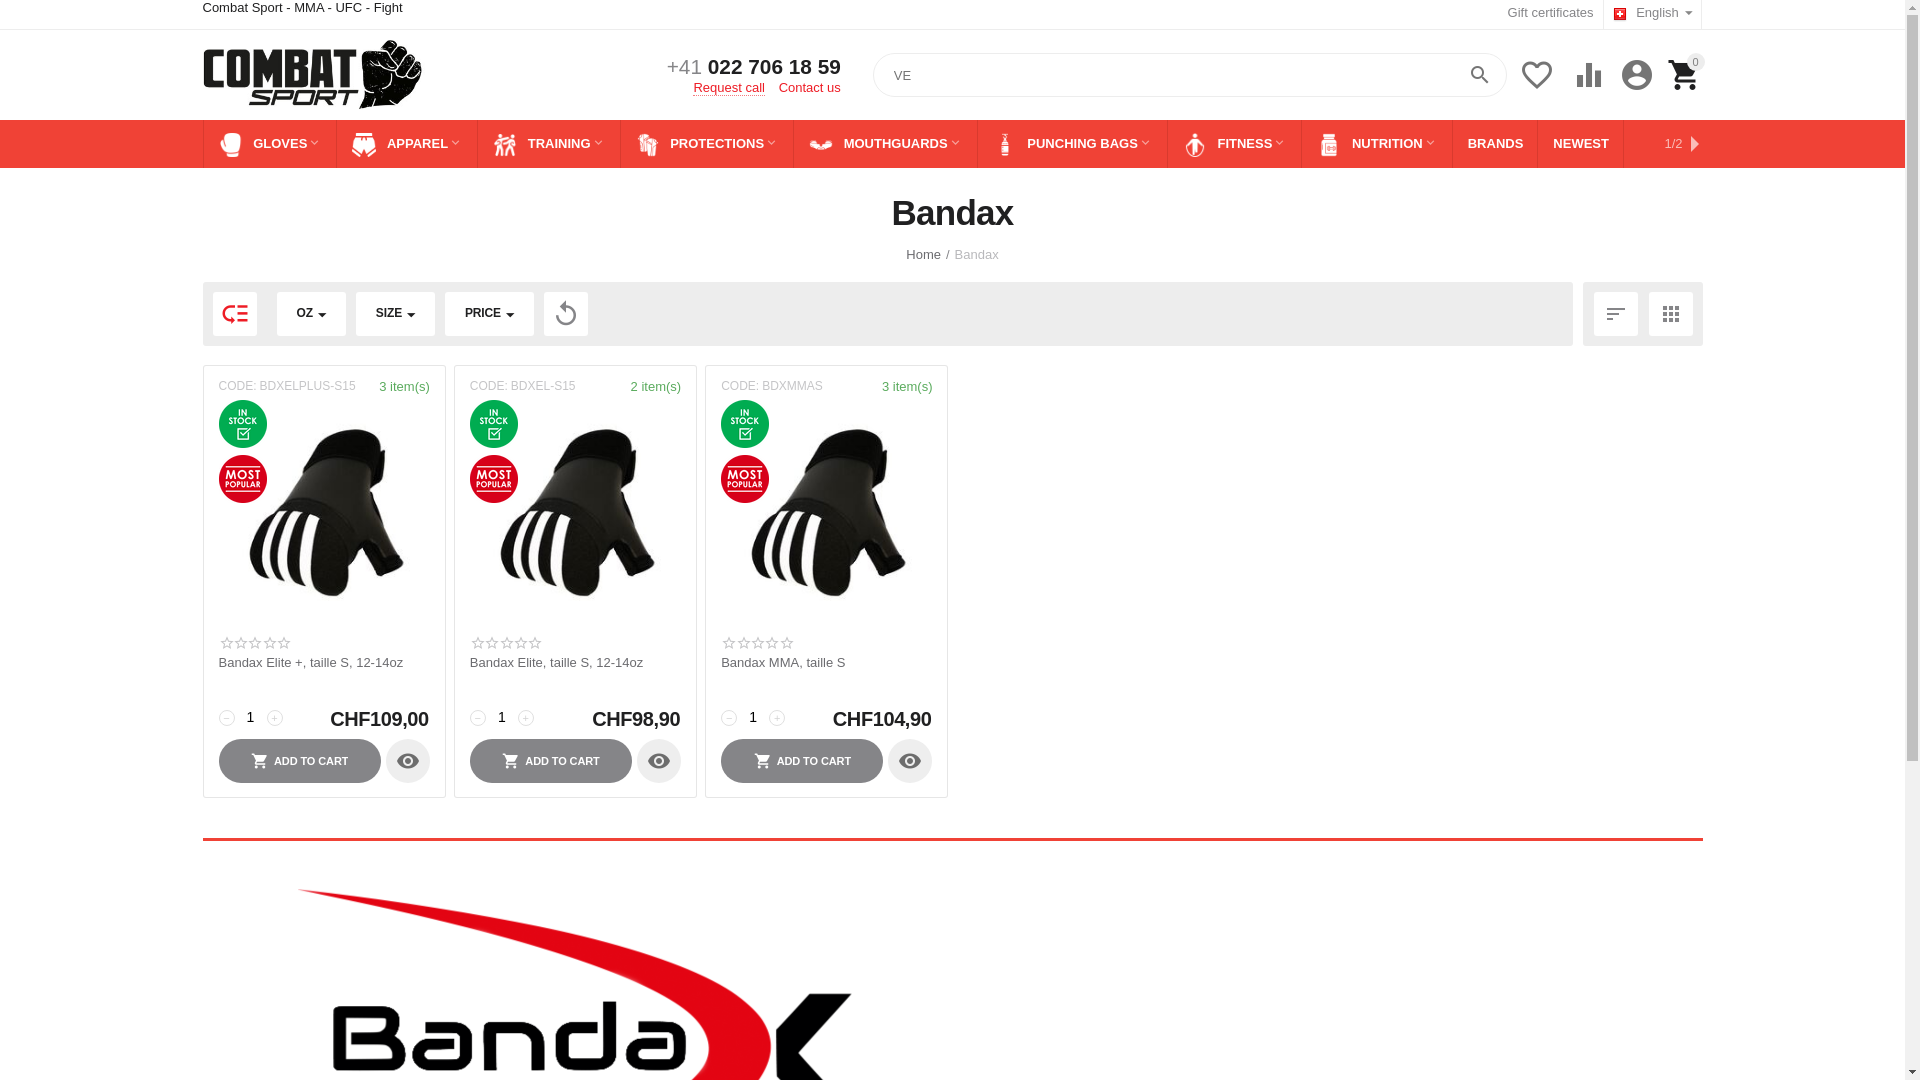 The width and height of the screenshot is (1920, 1080). Describe the element at coordinates (1579, 142) in the screenshot. I see `'NEWEST'` at that location.